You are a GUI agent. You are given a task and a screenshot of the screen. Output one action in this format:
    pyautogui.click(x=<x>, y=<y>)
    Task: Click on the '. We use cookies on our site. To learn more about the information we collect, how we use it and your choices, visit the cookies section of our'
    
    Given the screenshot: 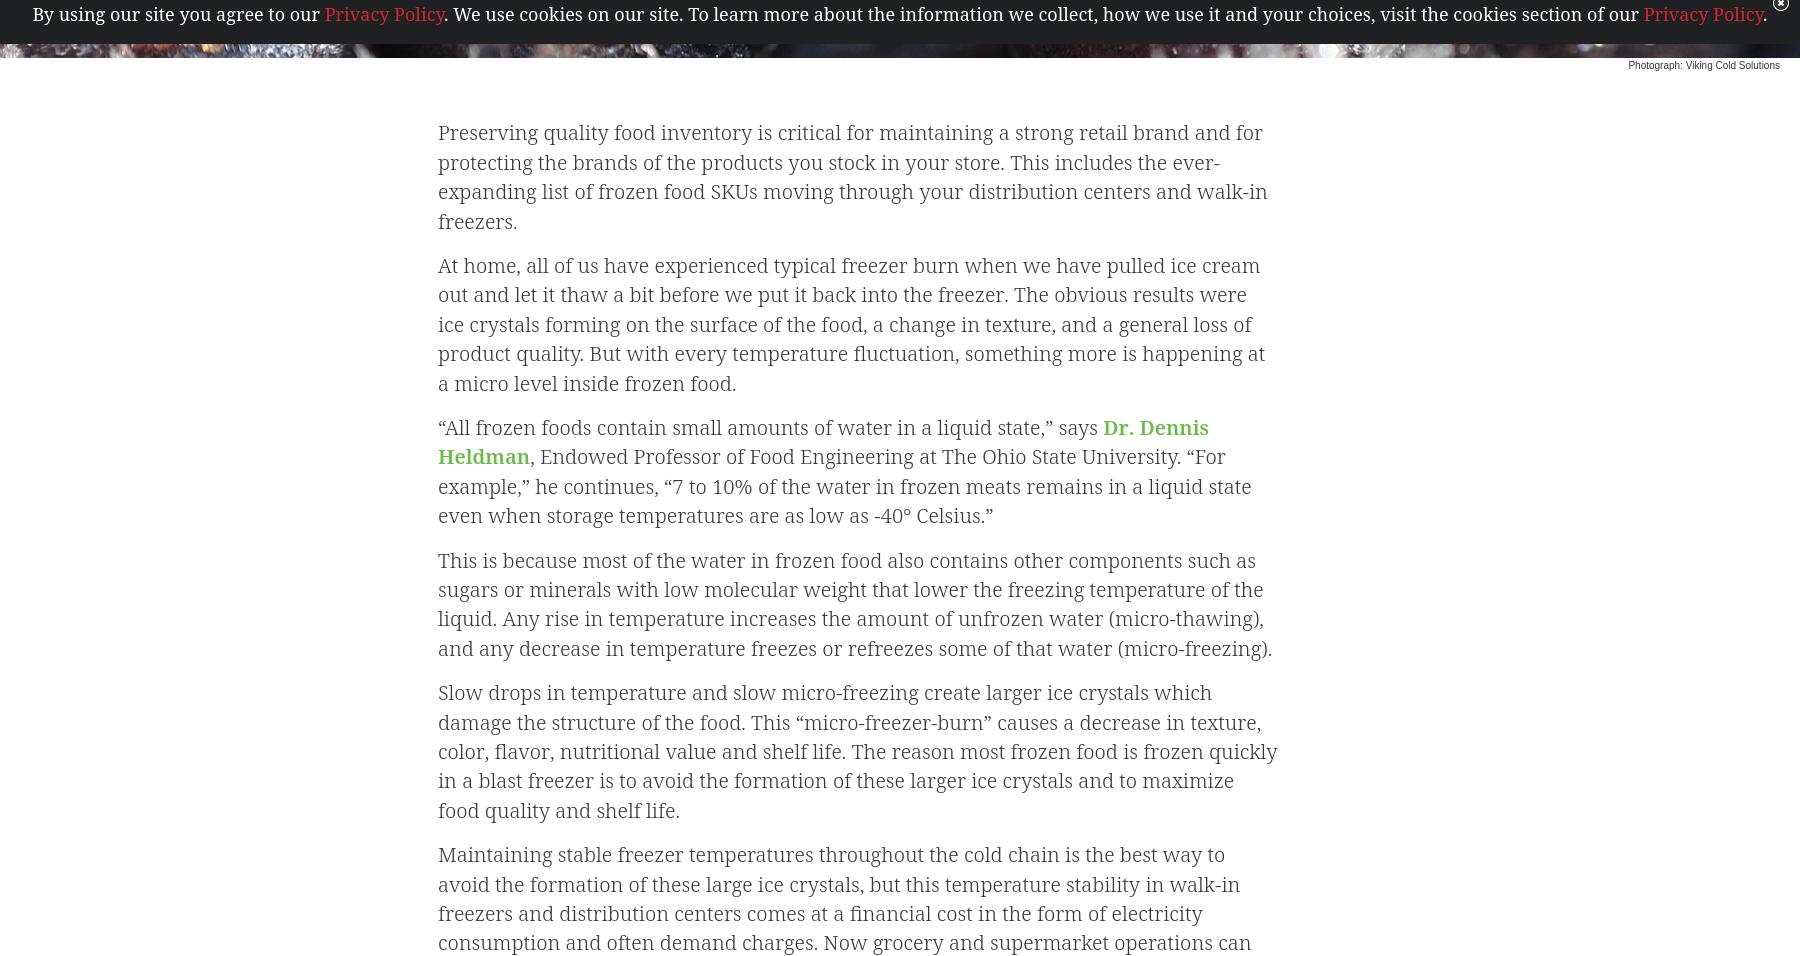 What is the action you would take?
    pyautogui.click(x=1043, y=12)
    